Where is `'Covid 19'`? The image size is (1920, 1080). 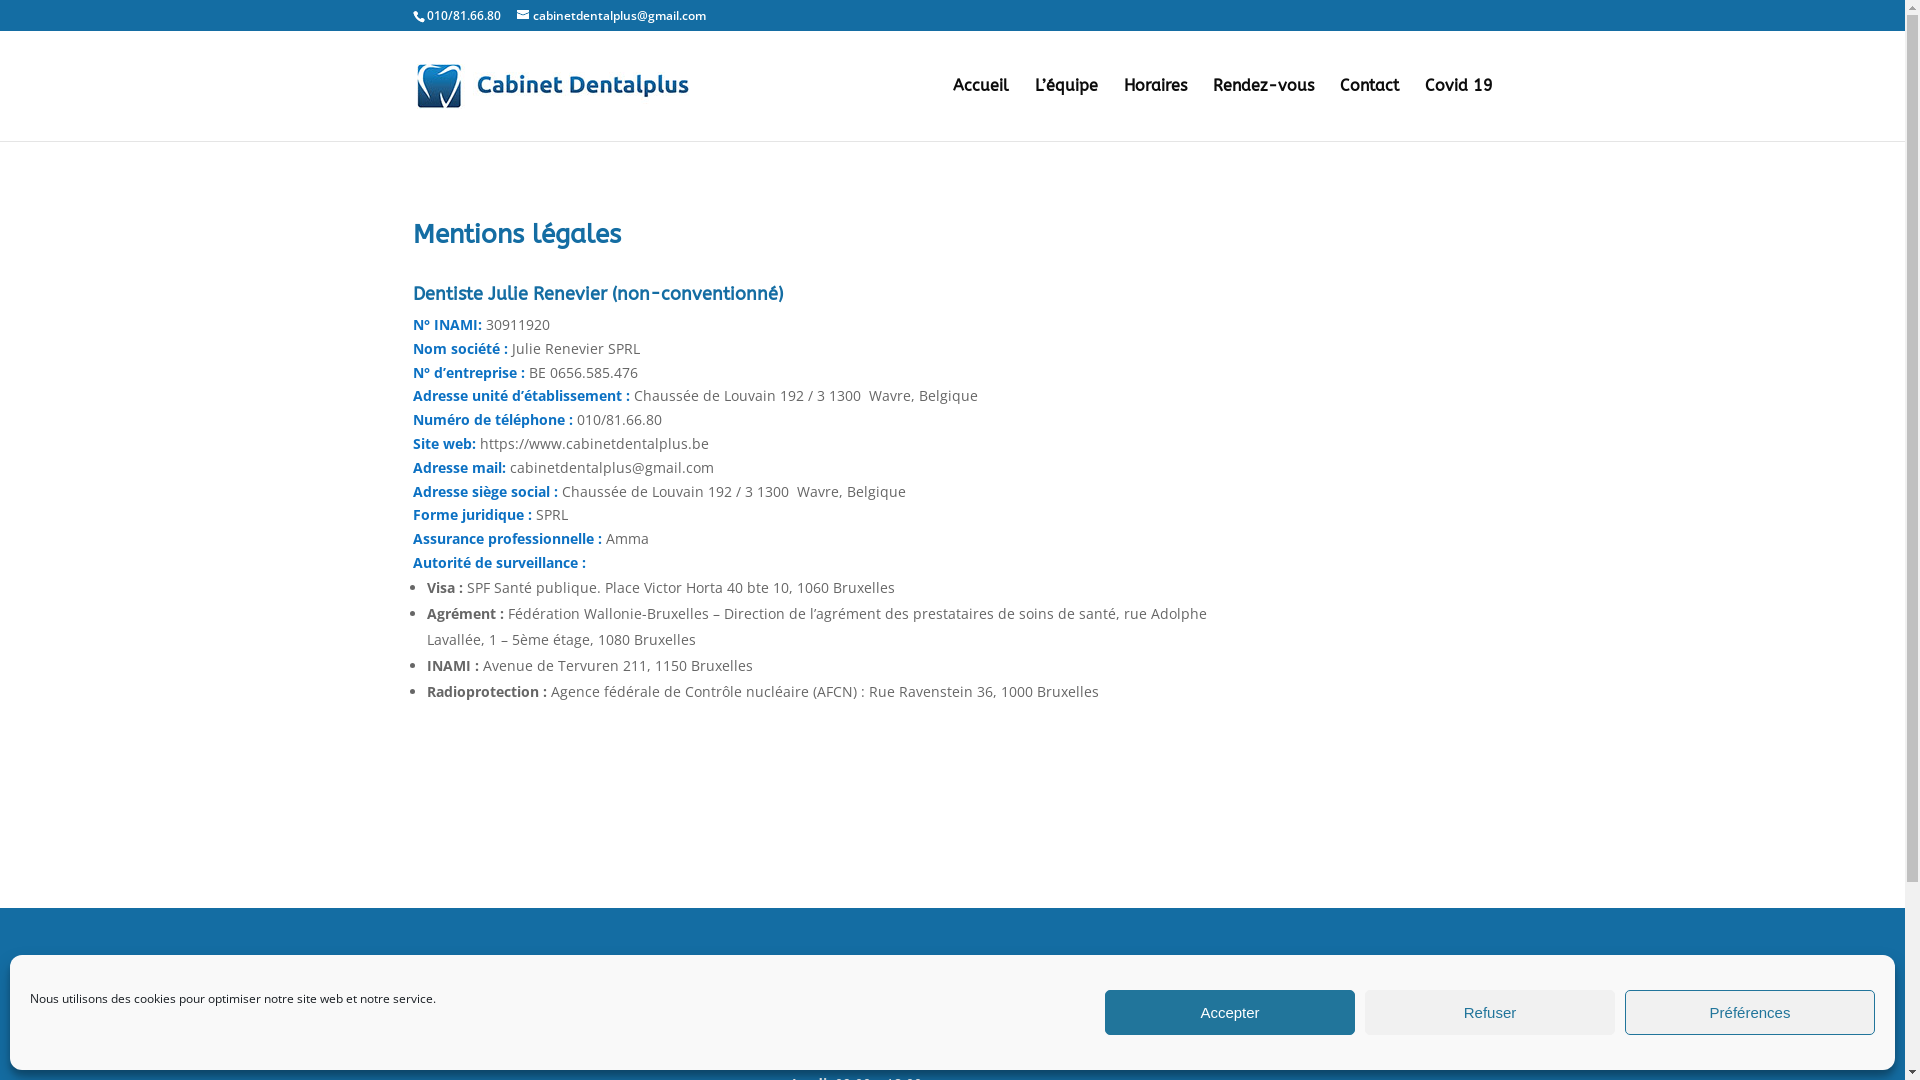 'Covid 19' is located at coordinates (1458, 110).